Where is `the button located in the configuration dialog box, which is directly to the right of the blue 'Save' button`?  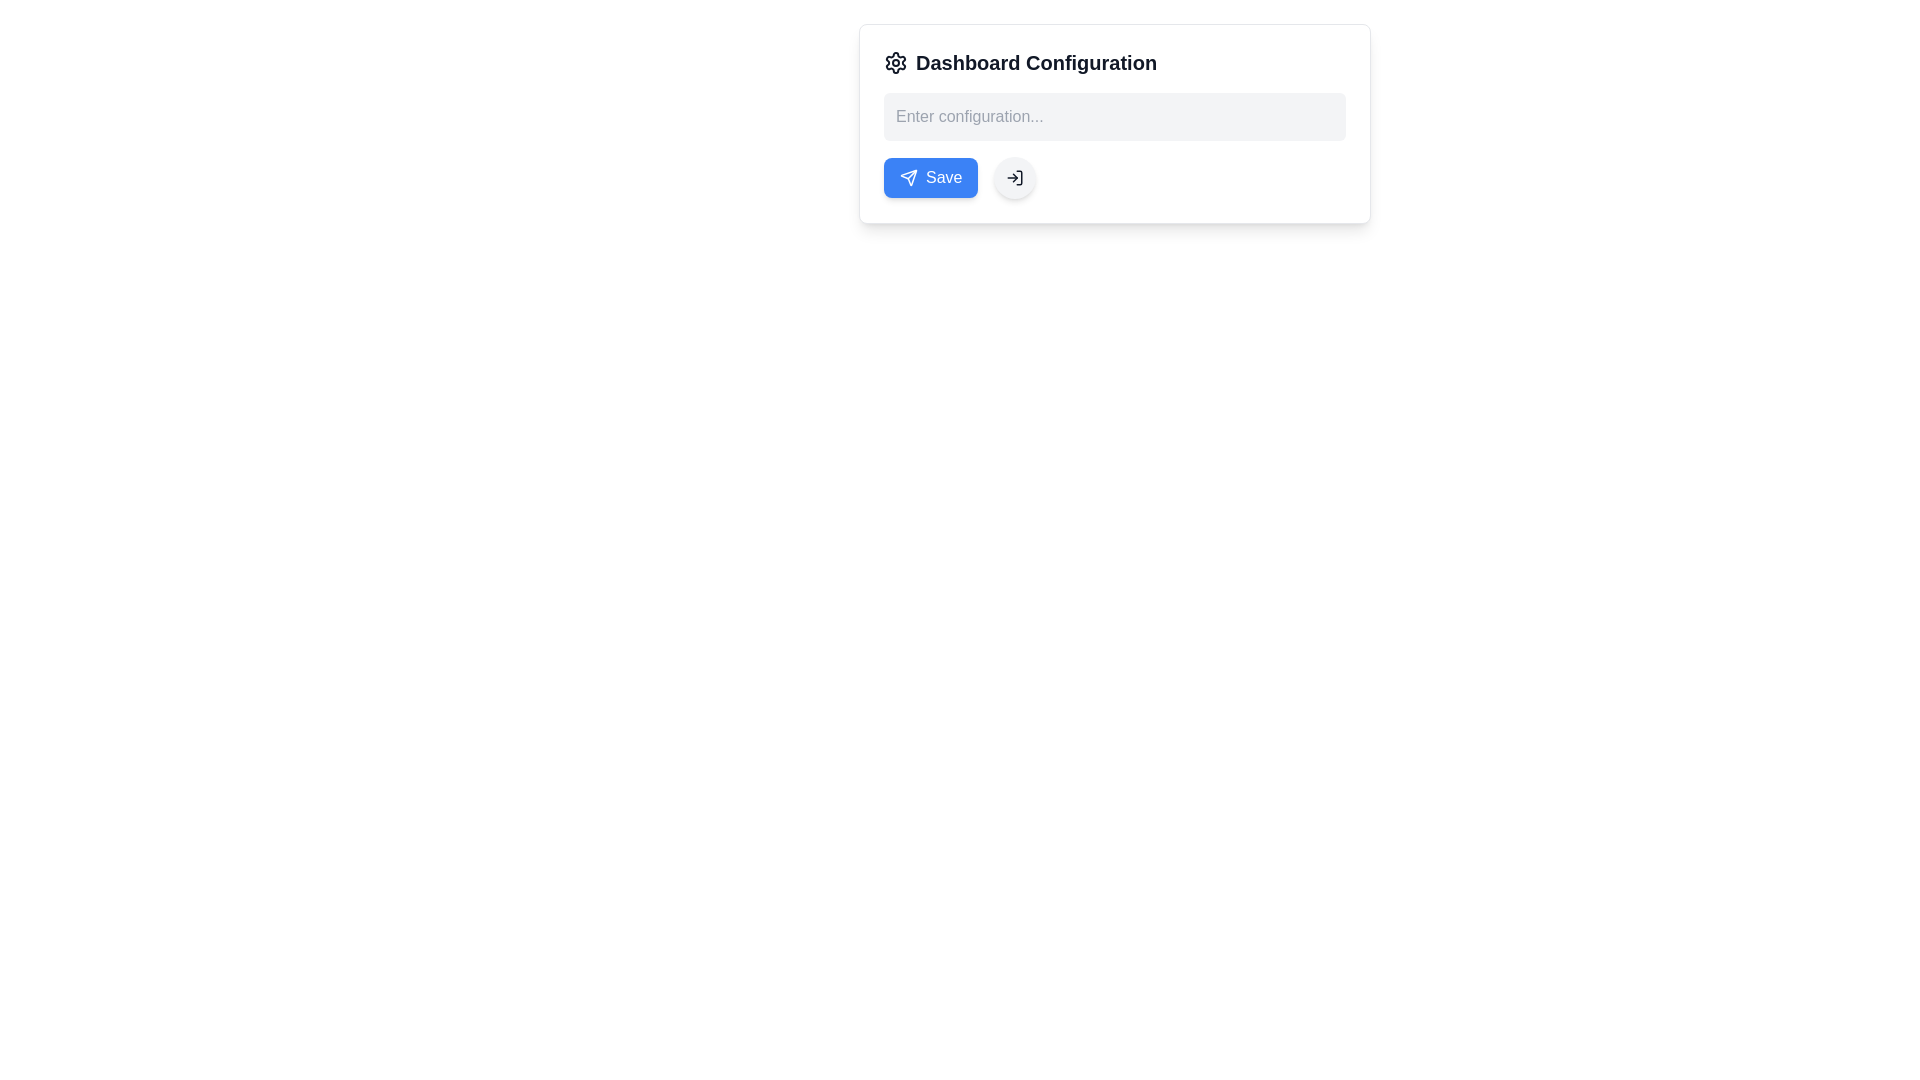
the button located in the configuration dialog box, which is directly to the right of the blue 'Save' button is located at coordinates (1015, 176).